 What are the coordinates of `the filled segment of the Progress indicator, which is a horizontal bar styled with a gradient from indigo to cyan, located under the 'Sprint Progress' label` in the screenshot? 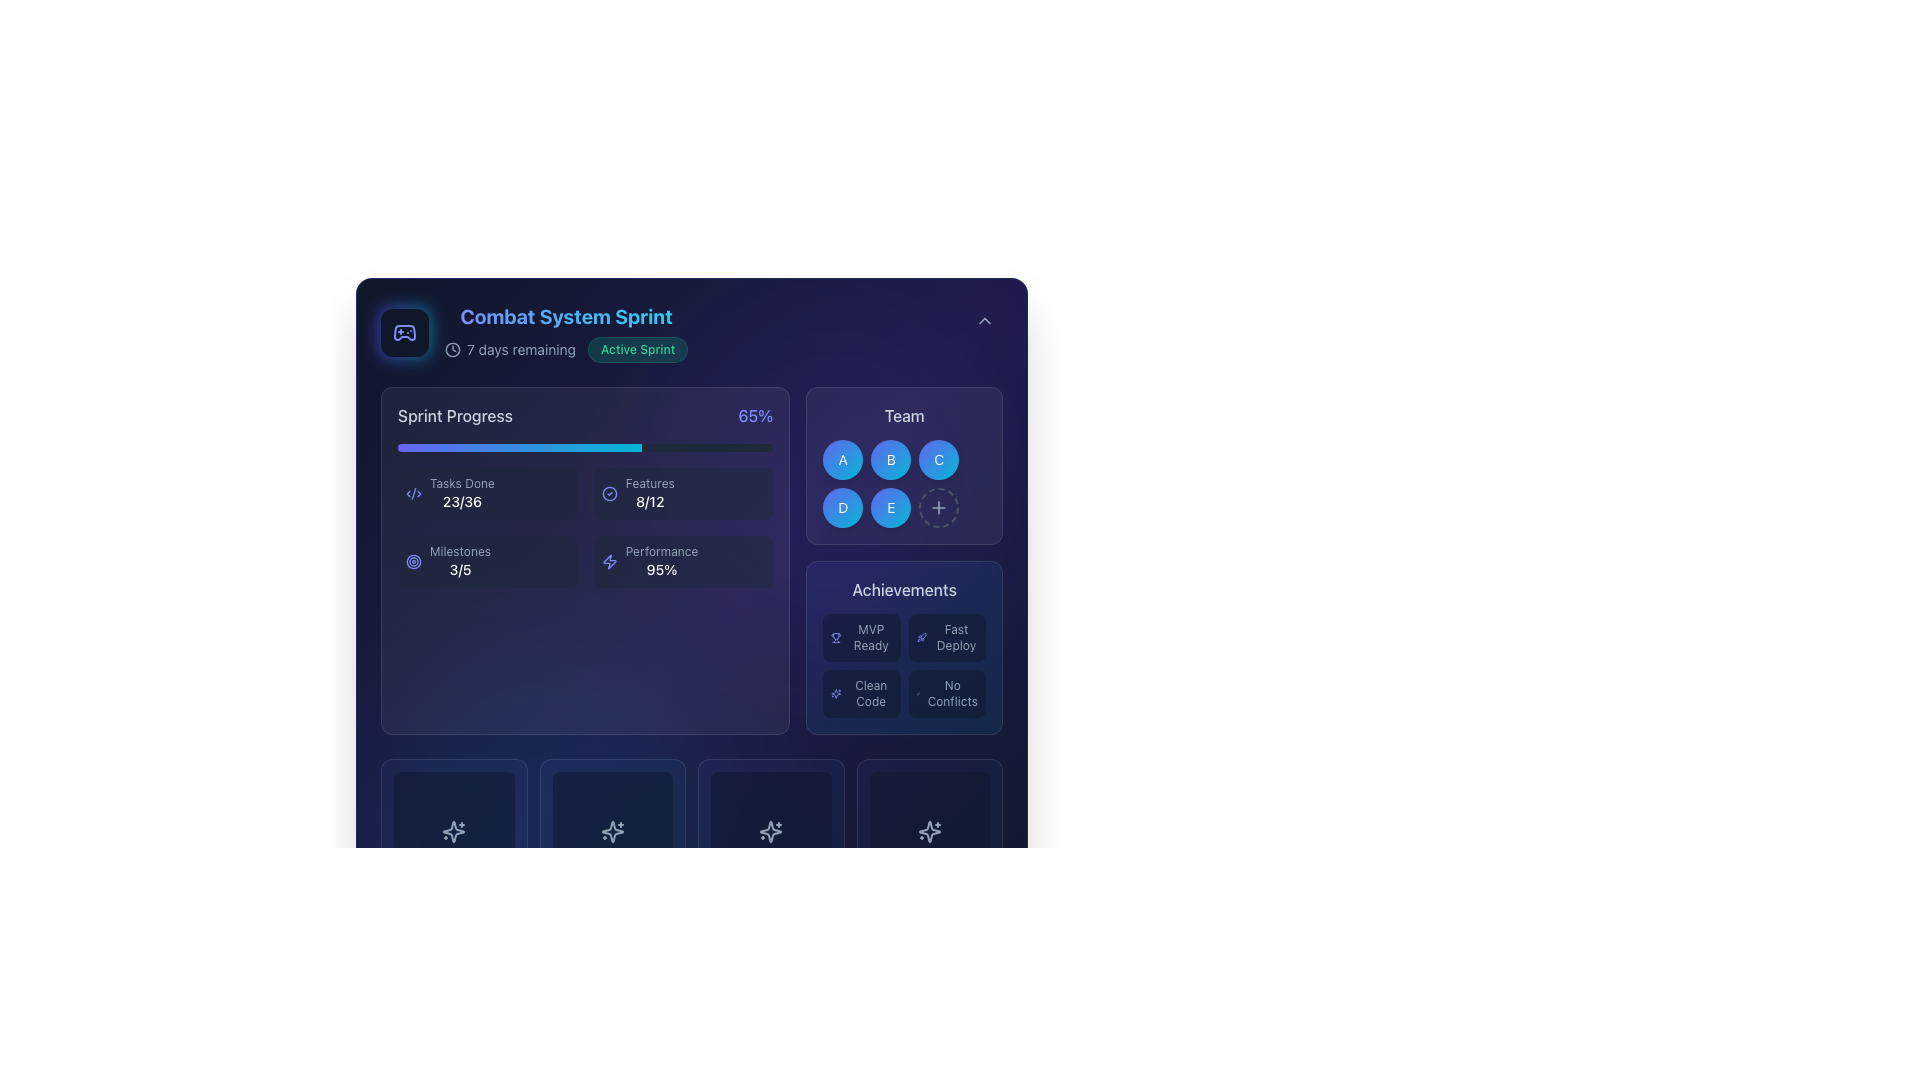 It's located at (519, 446).